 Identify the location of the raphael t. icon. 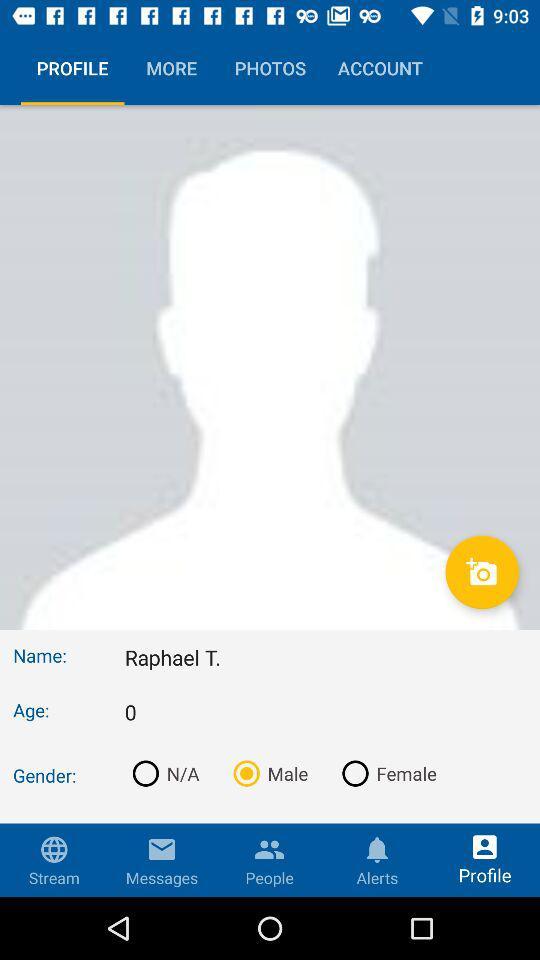
(325, 656).